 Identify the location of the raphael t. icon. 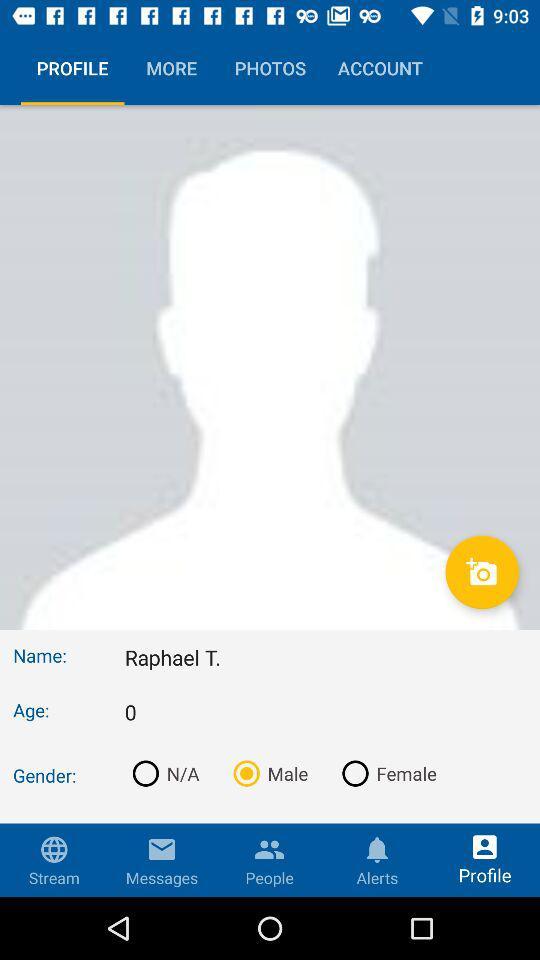
(325, 656).